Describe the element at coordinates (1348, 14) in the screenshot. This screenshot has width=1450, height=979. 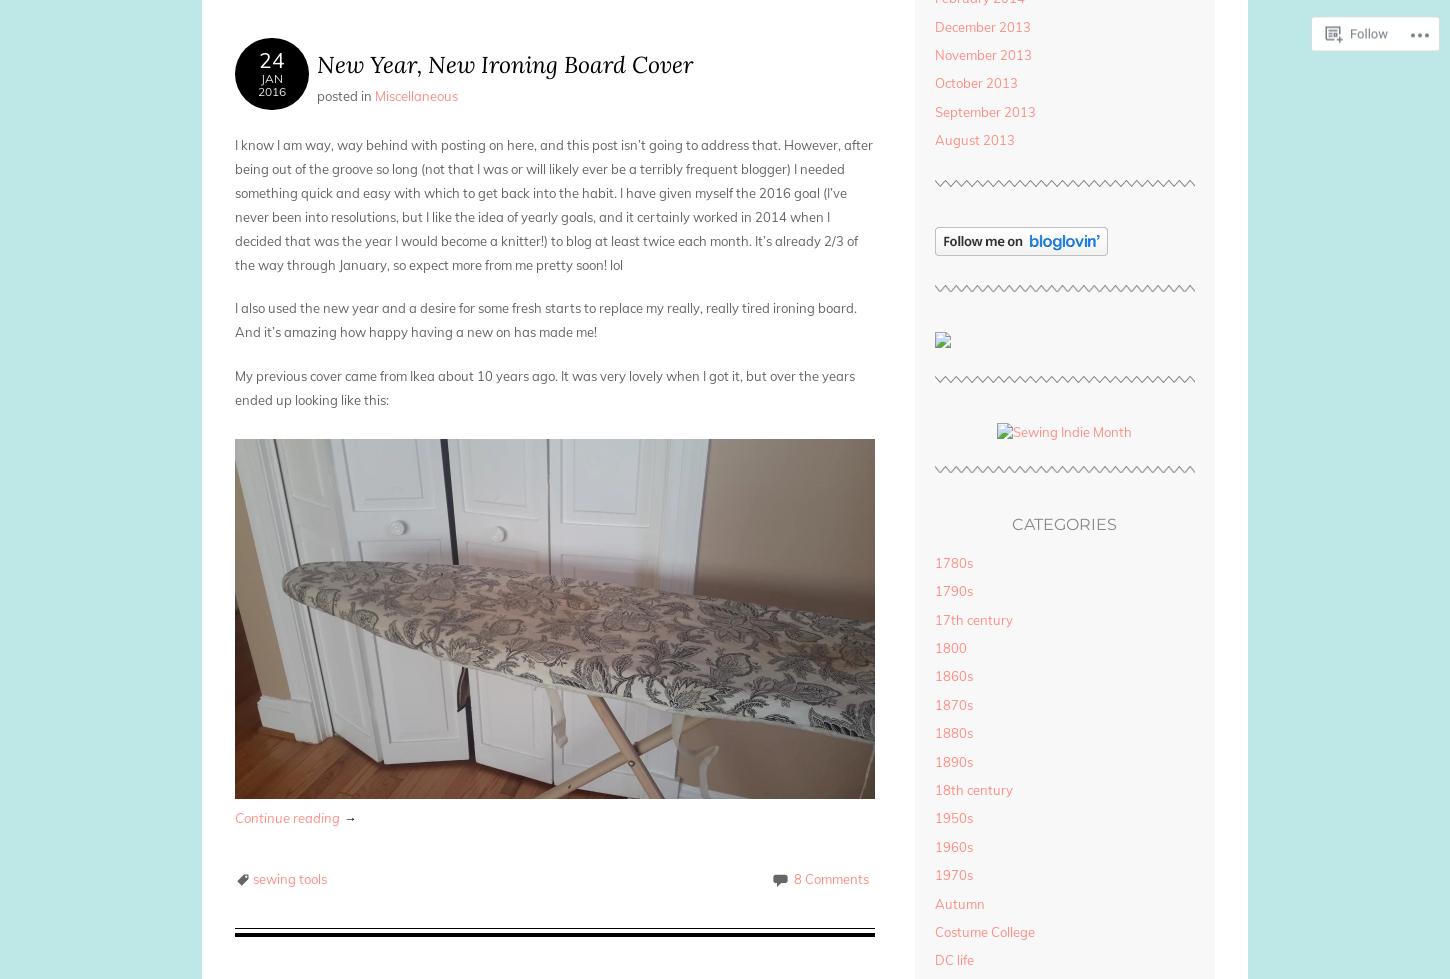
I see `'Follow'` at that location.